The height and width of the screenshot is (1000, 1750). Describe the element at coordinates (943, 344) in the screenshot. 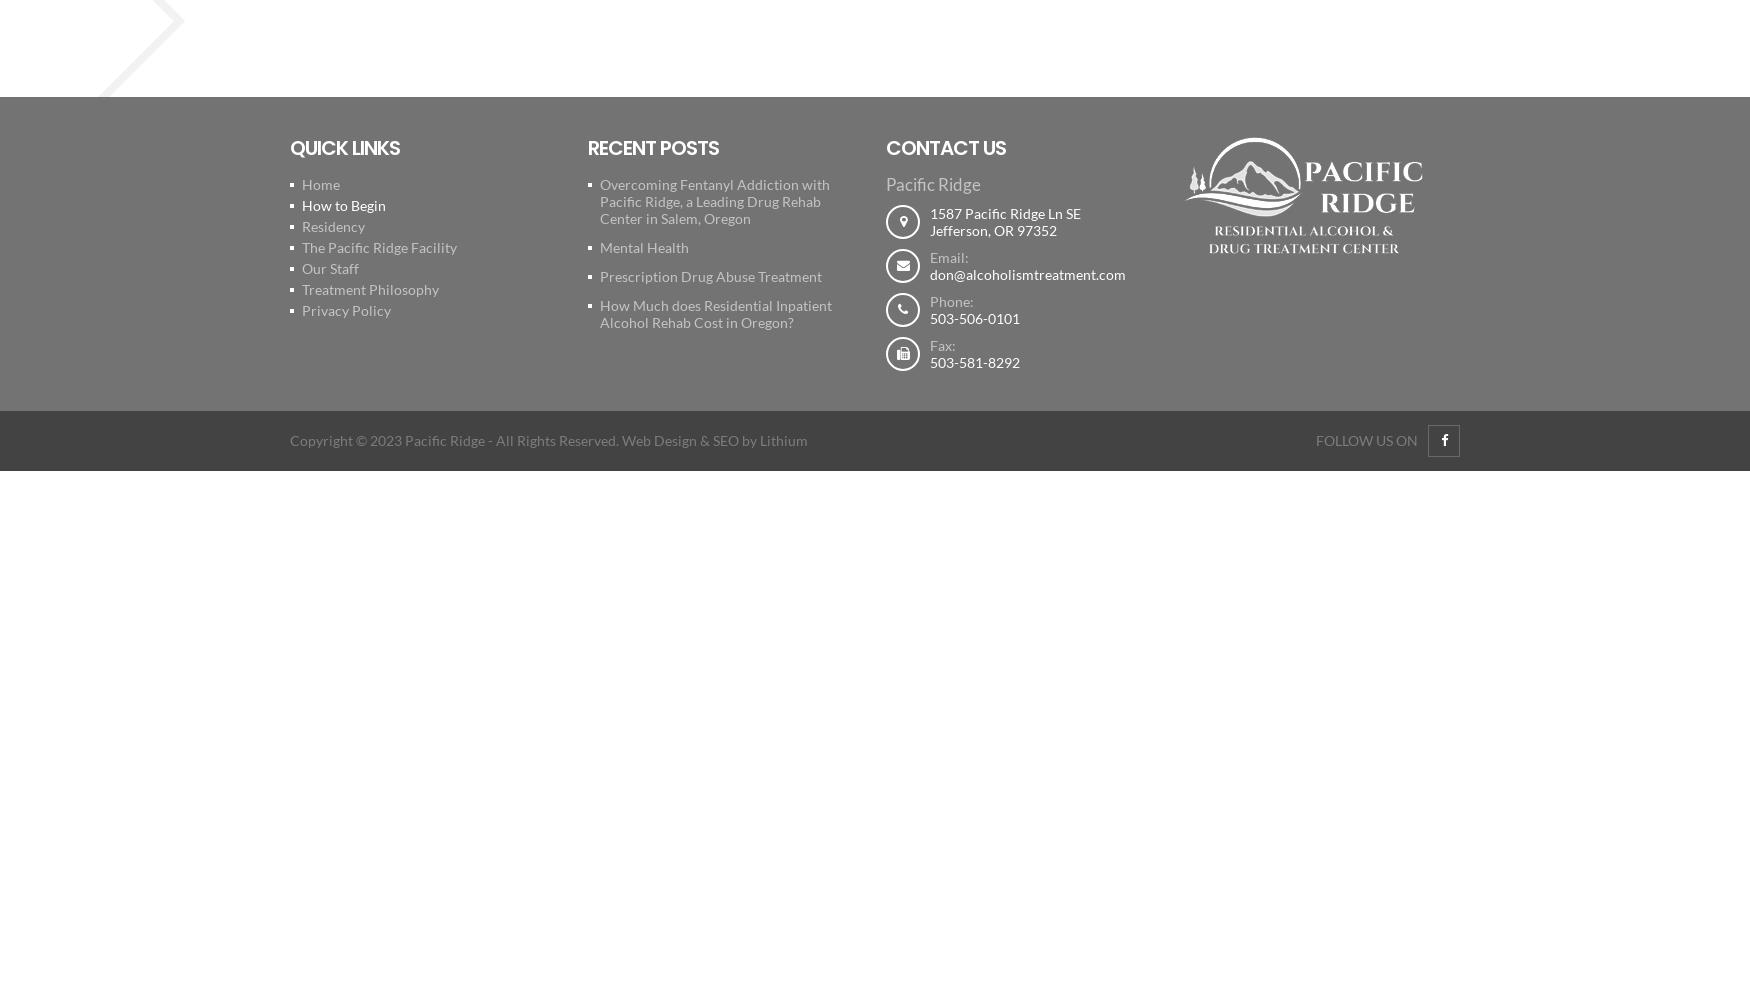

I see `'Fax:'` at that location.